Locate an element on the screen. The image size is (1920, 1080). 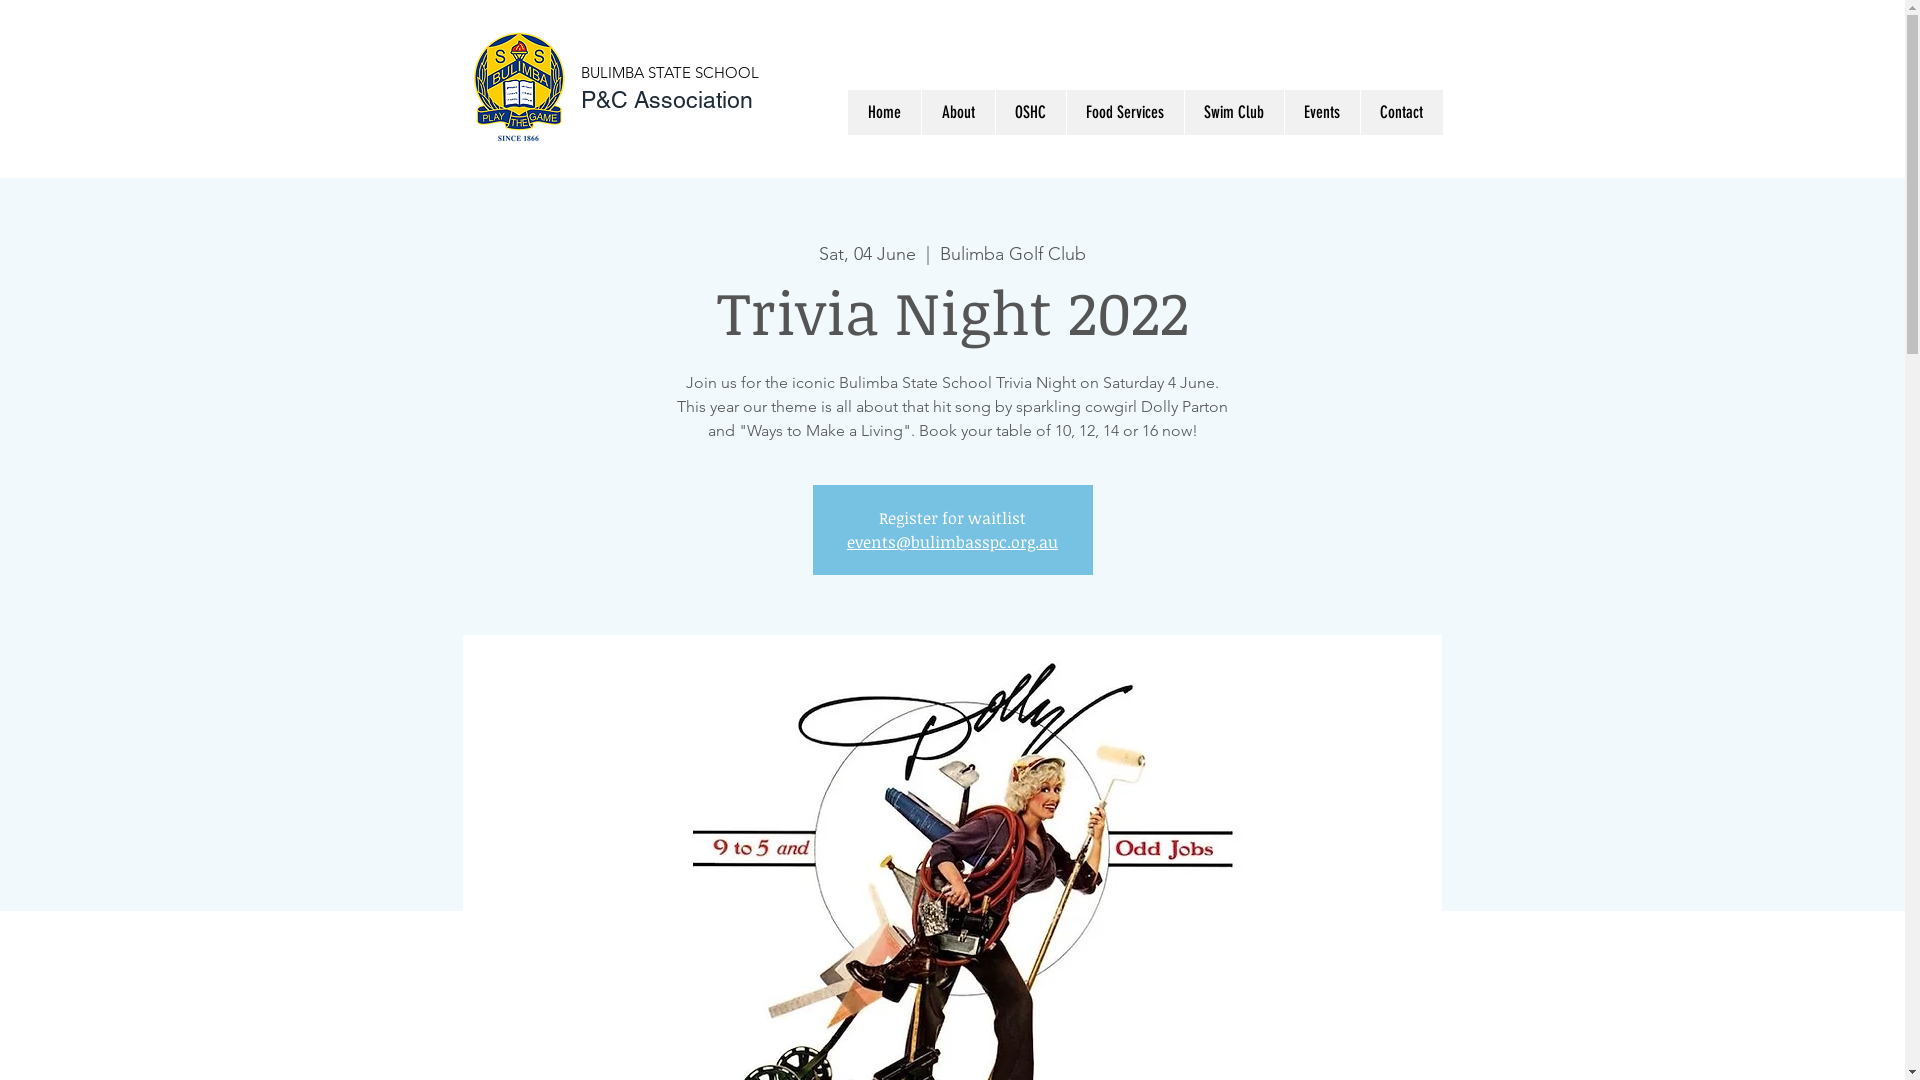
'OSHC' is located at coordinates (1029, 112).